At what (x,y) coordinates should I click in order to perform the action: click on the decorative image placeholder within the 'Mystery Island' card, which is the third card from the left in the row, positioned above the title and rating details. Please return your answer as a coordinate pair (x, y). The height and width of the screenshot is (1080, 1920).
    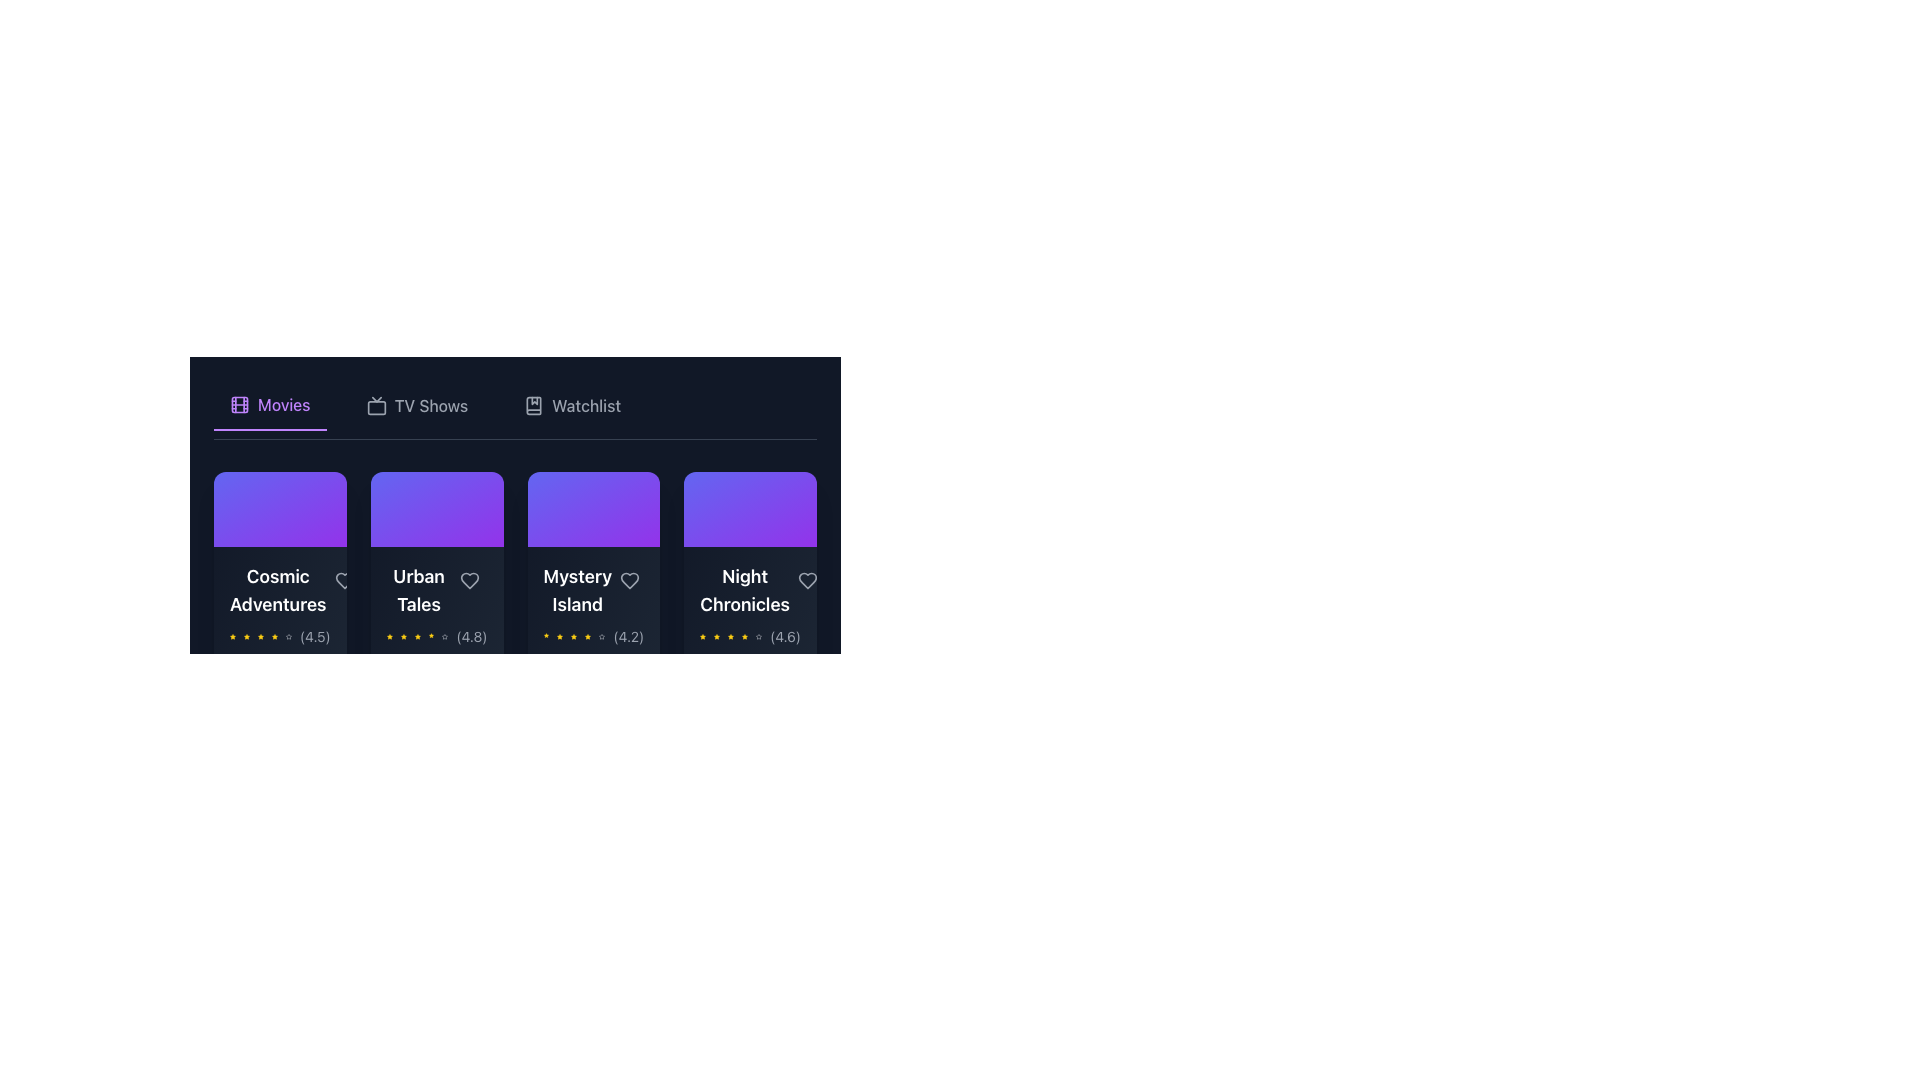
    Looking at the image, I should click on (592, 508).